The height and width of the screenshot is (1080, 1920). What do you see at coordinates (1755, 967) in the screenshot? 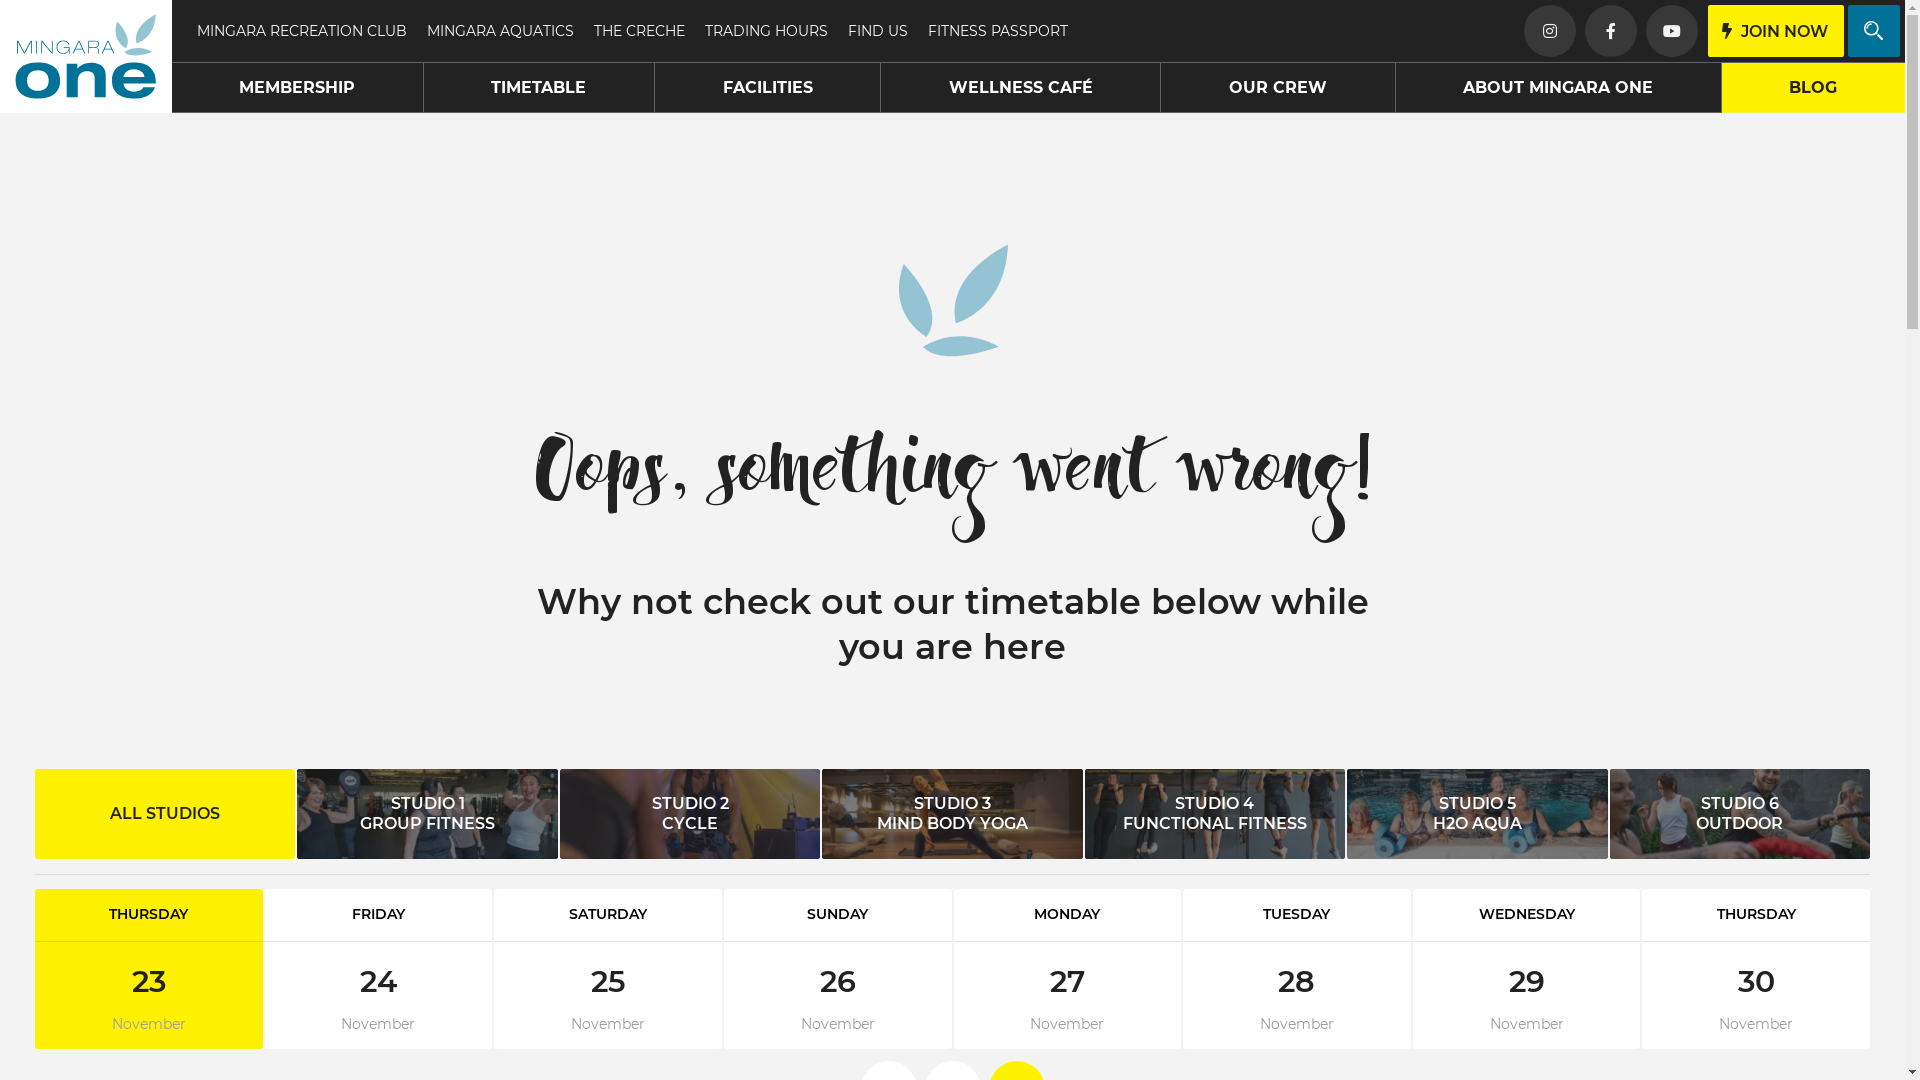
I see `'THURSDAY` at bounding box center [1755, 967].